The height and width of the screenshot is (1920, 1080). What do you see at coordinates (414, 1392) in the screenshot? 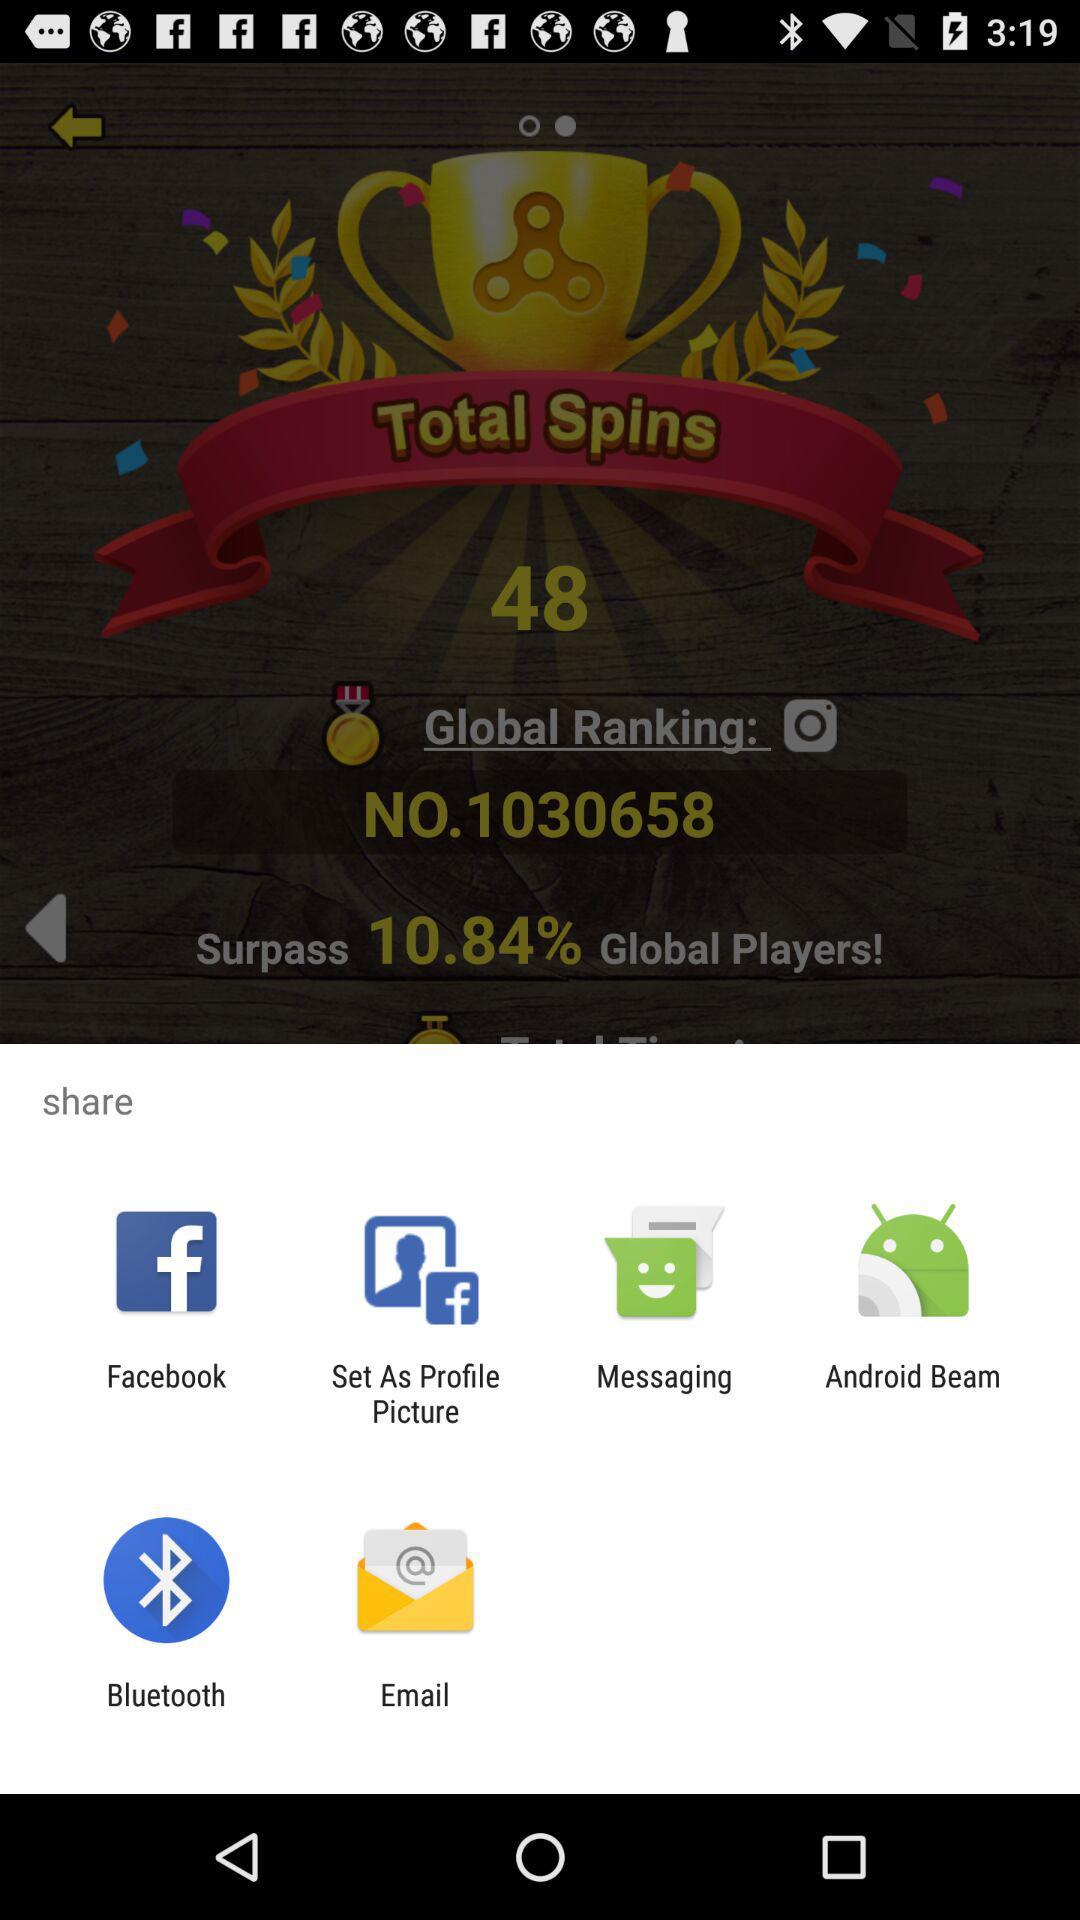
I see `the set as profile icon` at bounding box center [414, 1392].